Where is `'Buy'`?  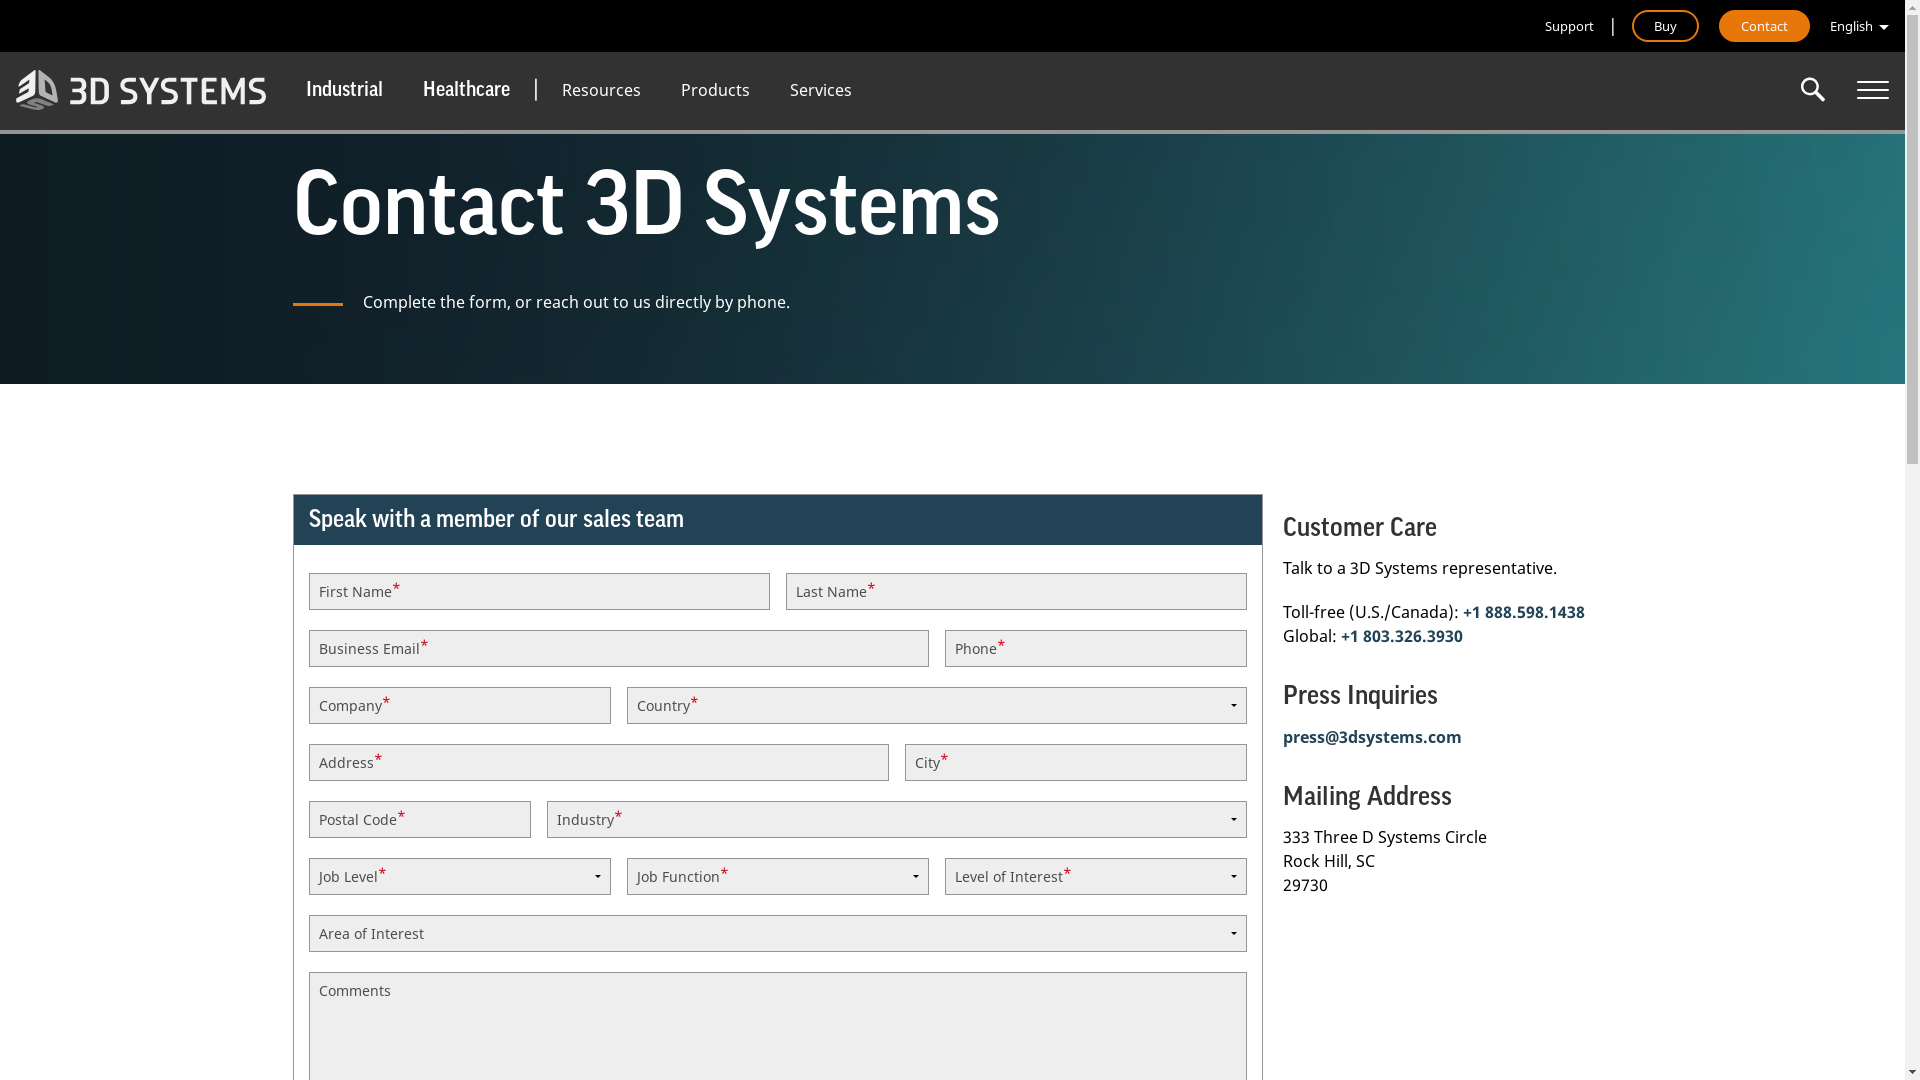
'Buy' is located at coordinates (1632, 26).